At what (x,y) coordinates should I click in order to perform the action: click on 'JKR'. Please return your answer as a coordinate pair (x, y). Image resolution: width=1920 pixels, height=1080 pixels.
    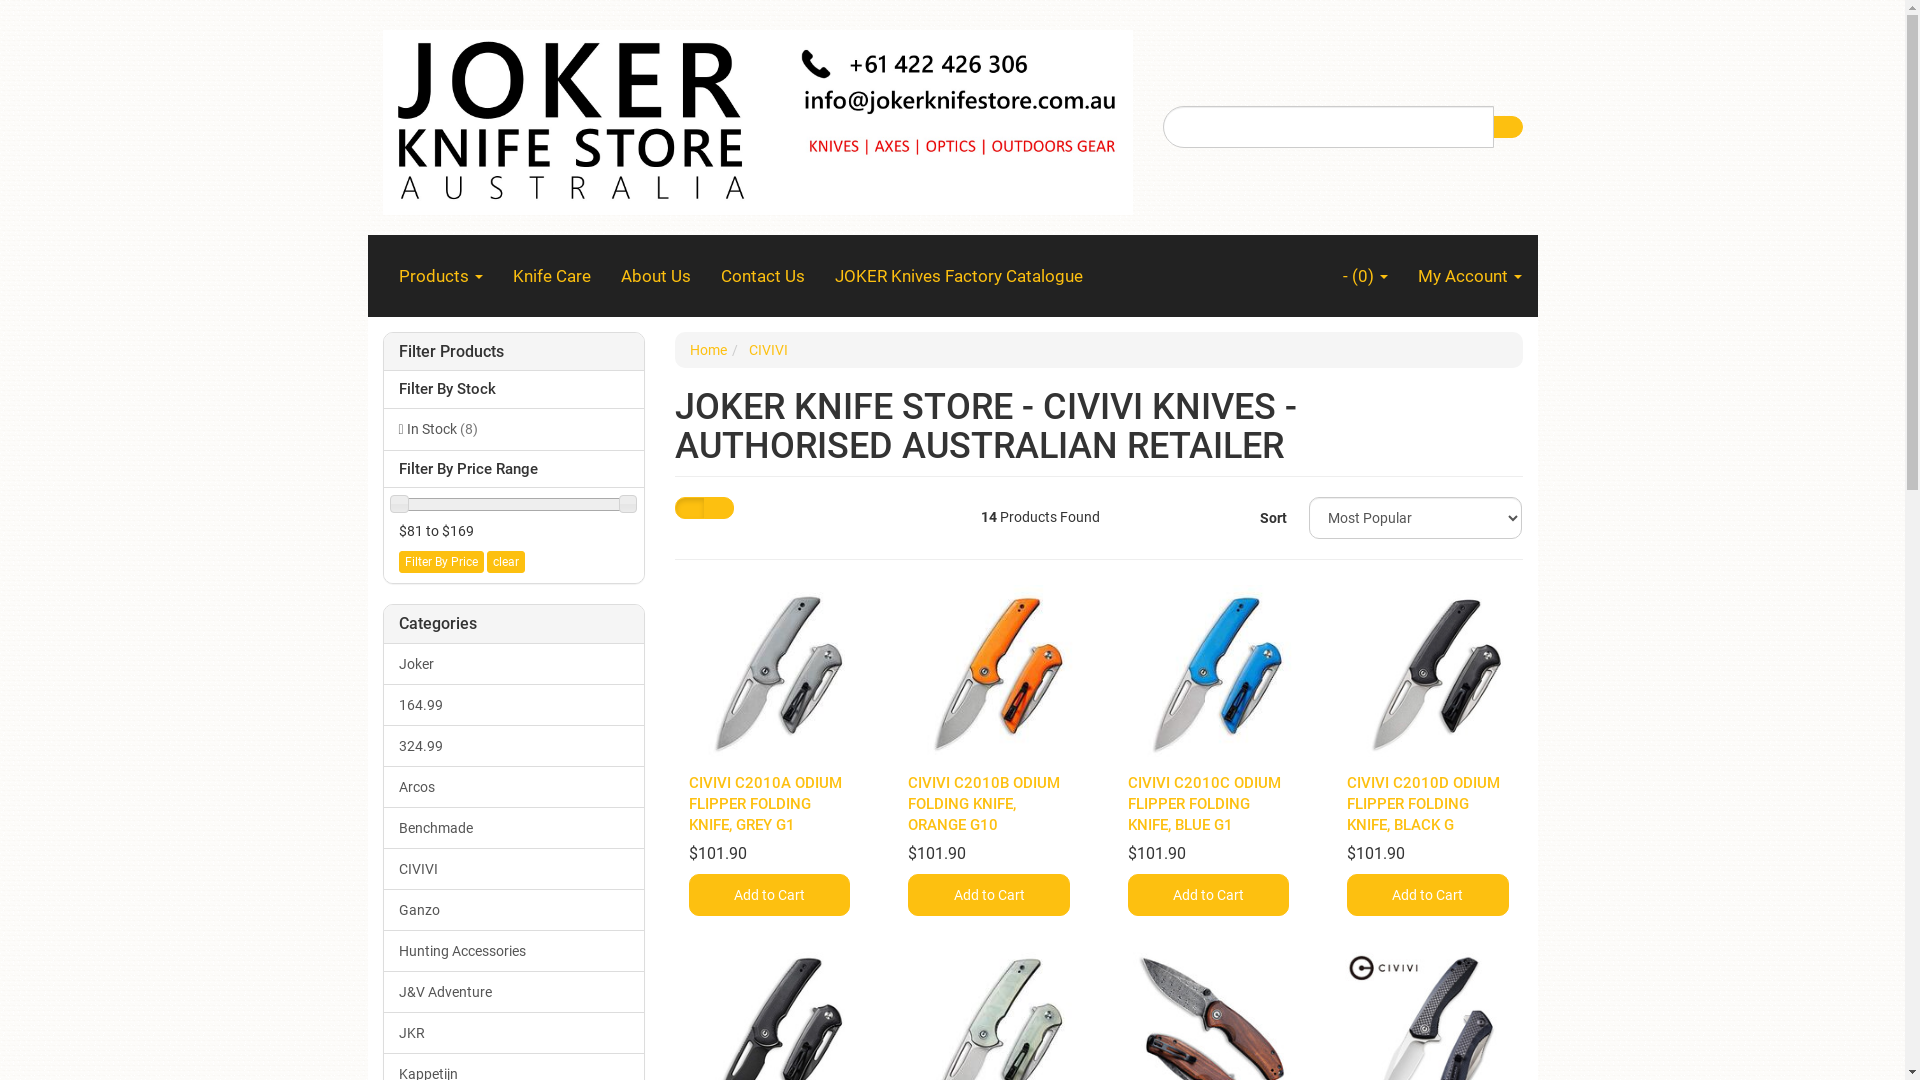
    Looking at the image, I should click on (514, 1033).